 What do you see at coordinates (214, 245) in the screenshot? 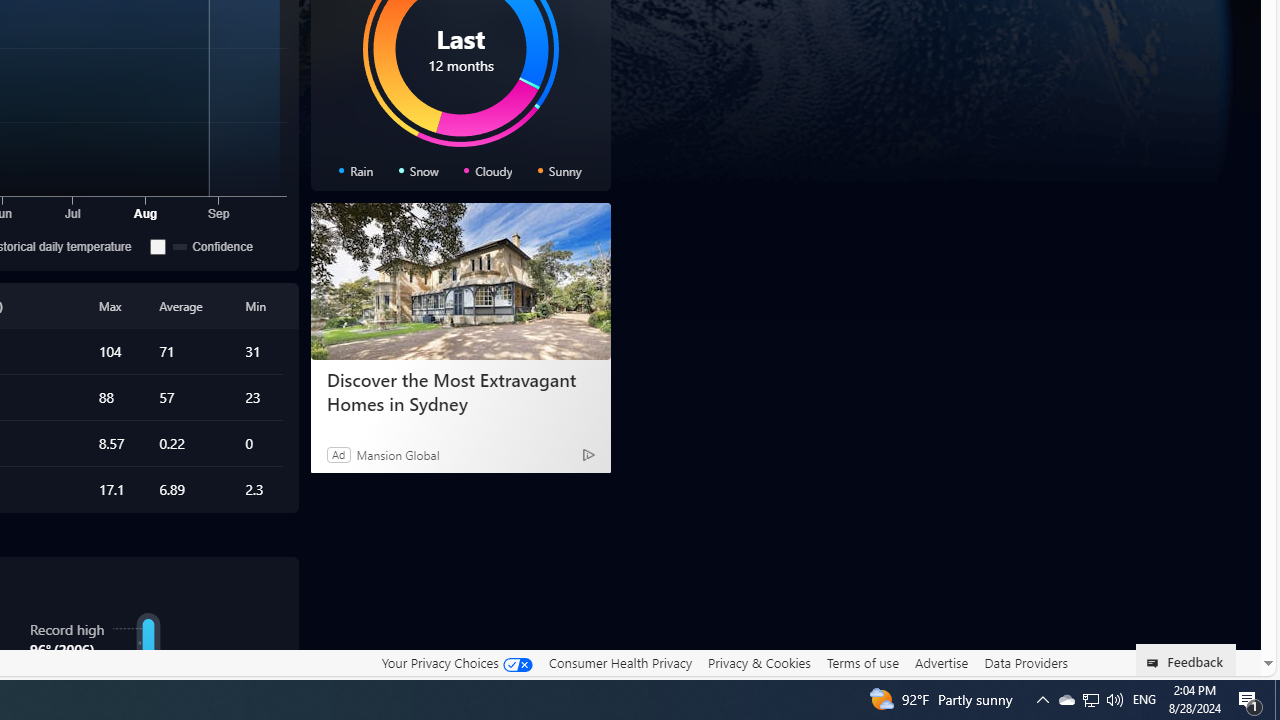
I see `'Confidence'` at bounding box center [214, 245].